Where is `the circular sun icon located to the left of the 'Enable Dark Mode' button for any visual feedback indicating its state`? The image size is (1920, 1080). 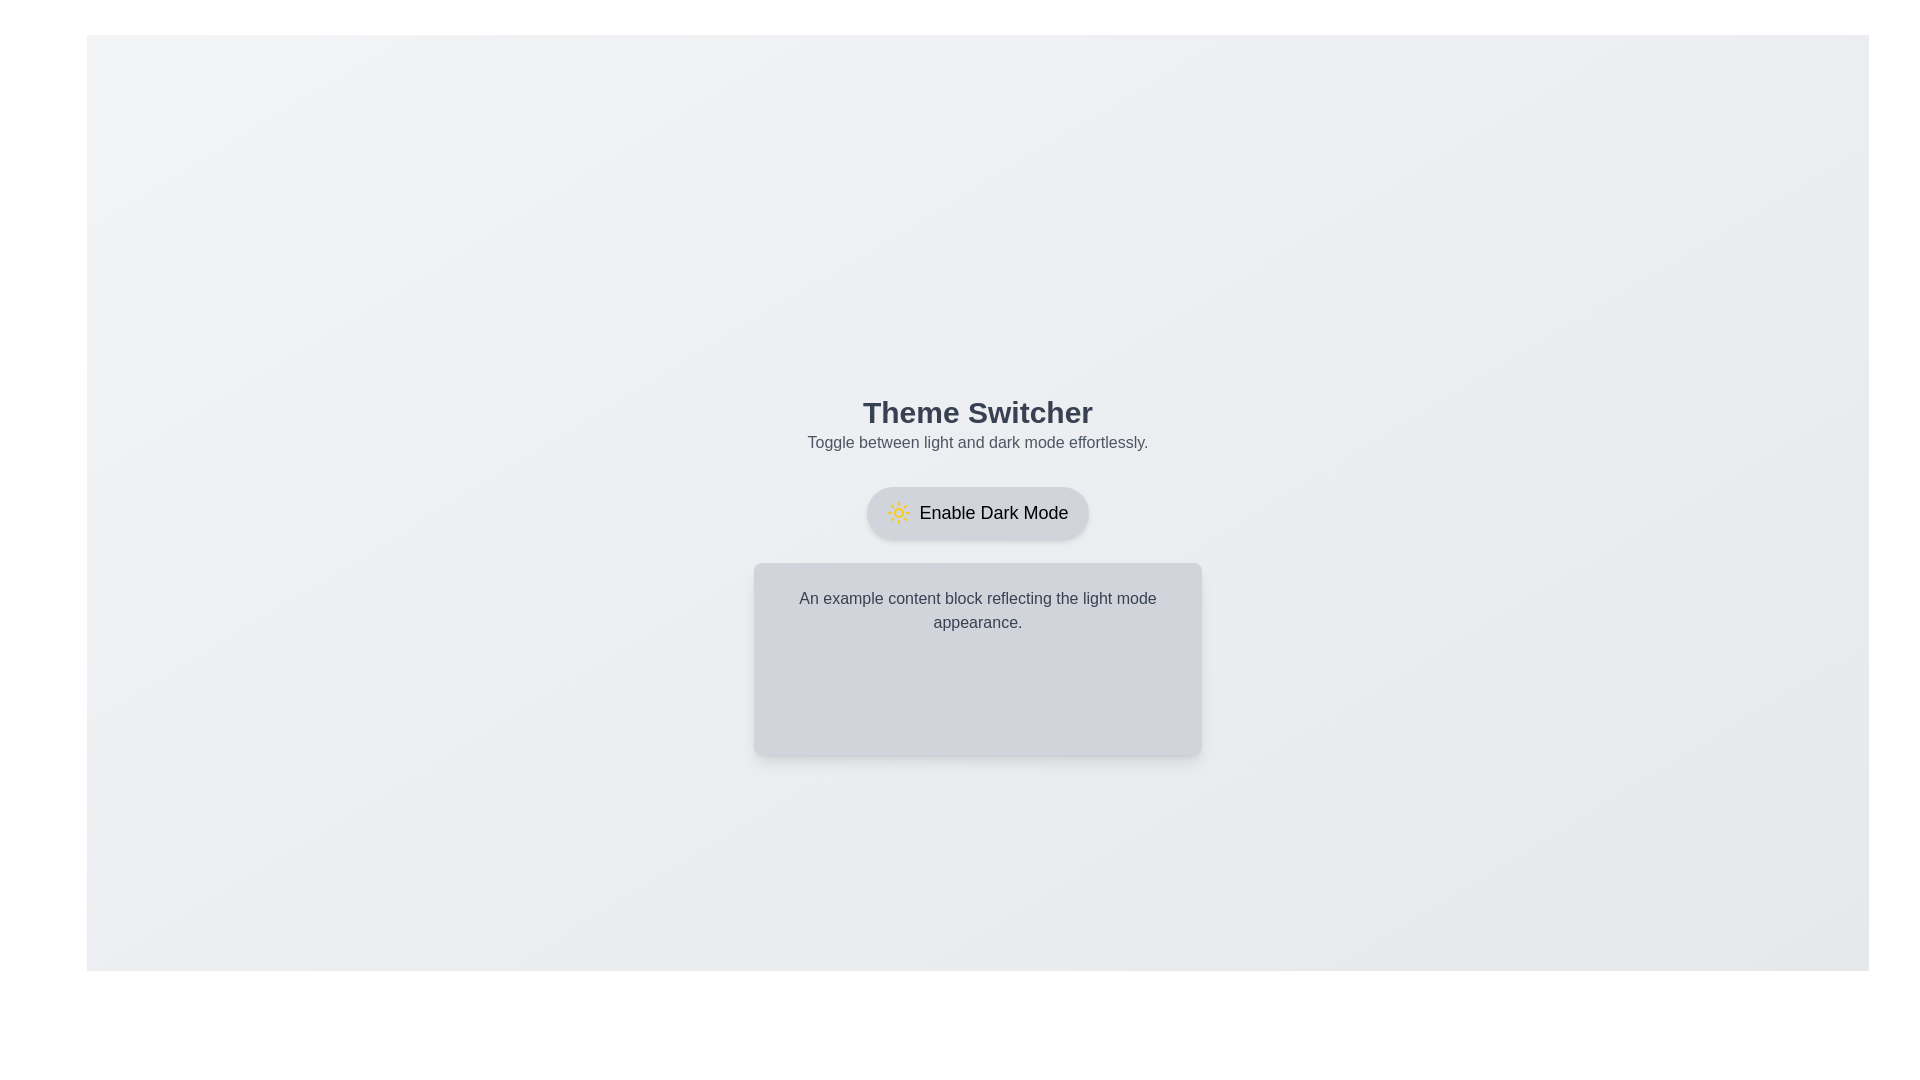
the circular sun icon located to the left of the 'Enable Dark Mode' button for any visual feedback indicating its state is located at coordinates (898, 512).